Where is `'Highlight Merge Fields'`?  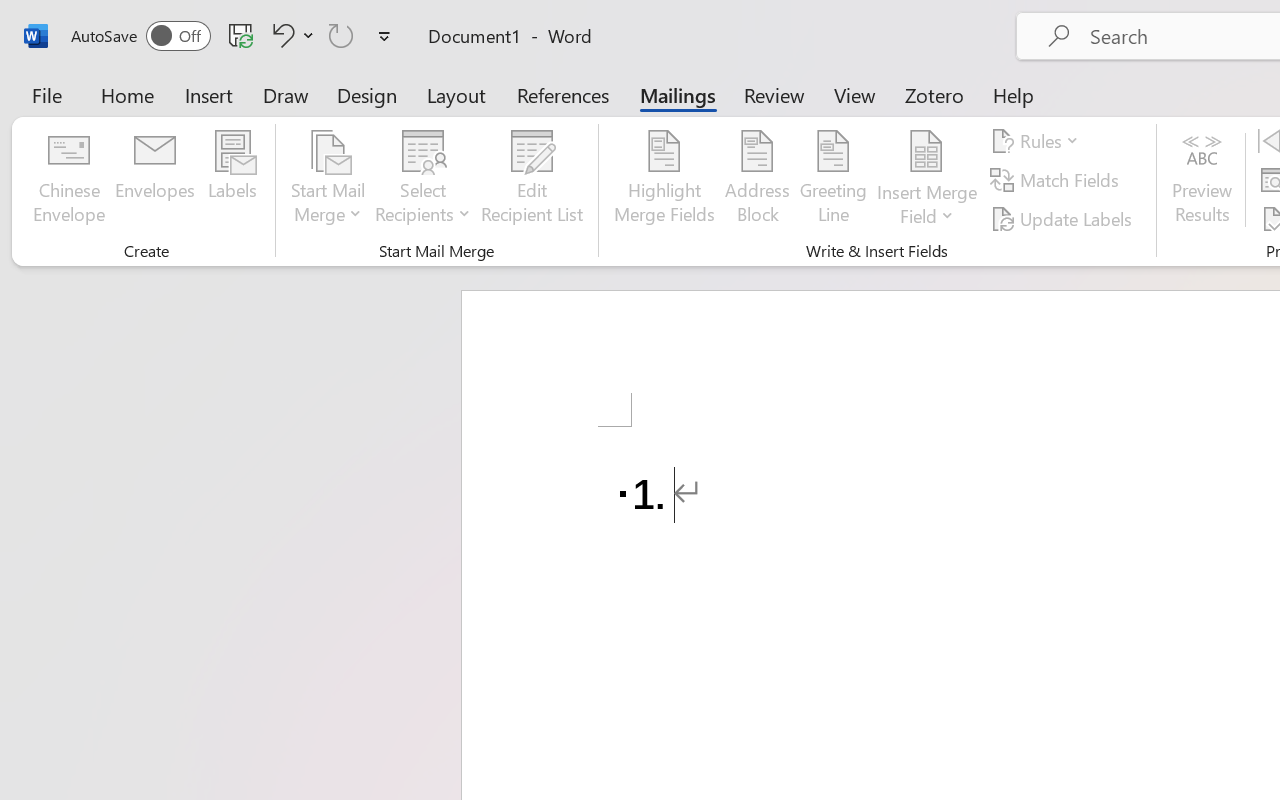
'Highlight Merge Fields' is located at coordinates (664, 179).